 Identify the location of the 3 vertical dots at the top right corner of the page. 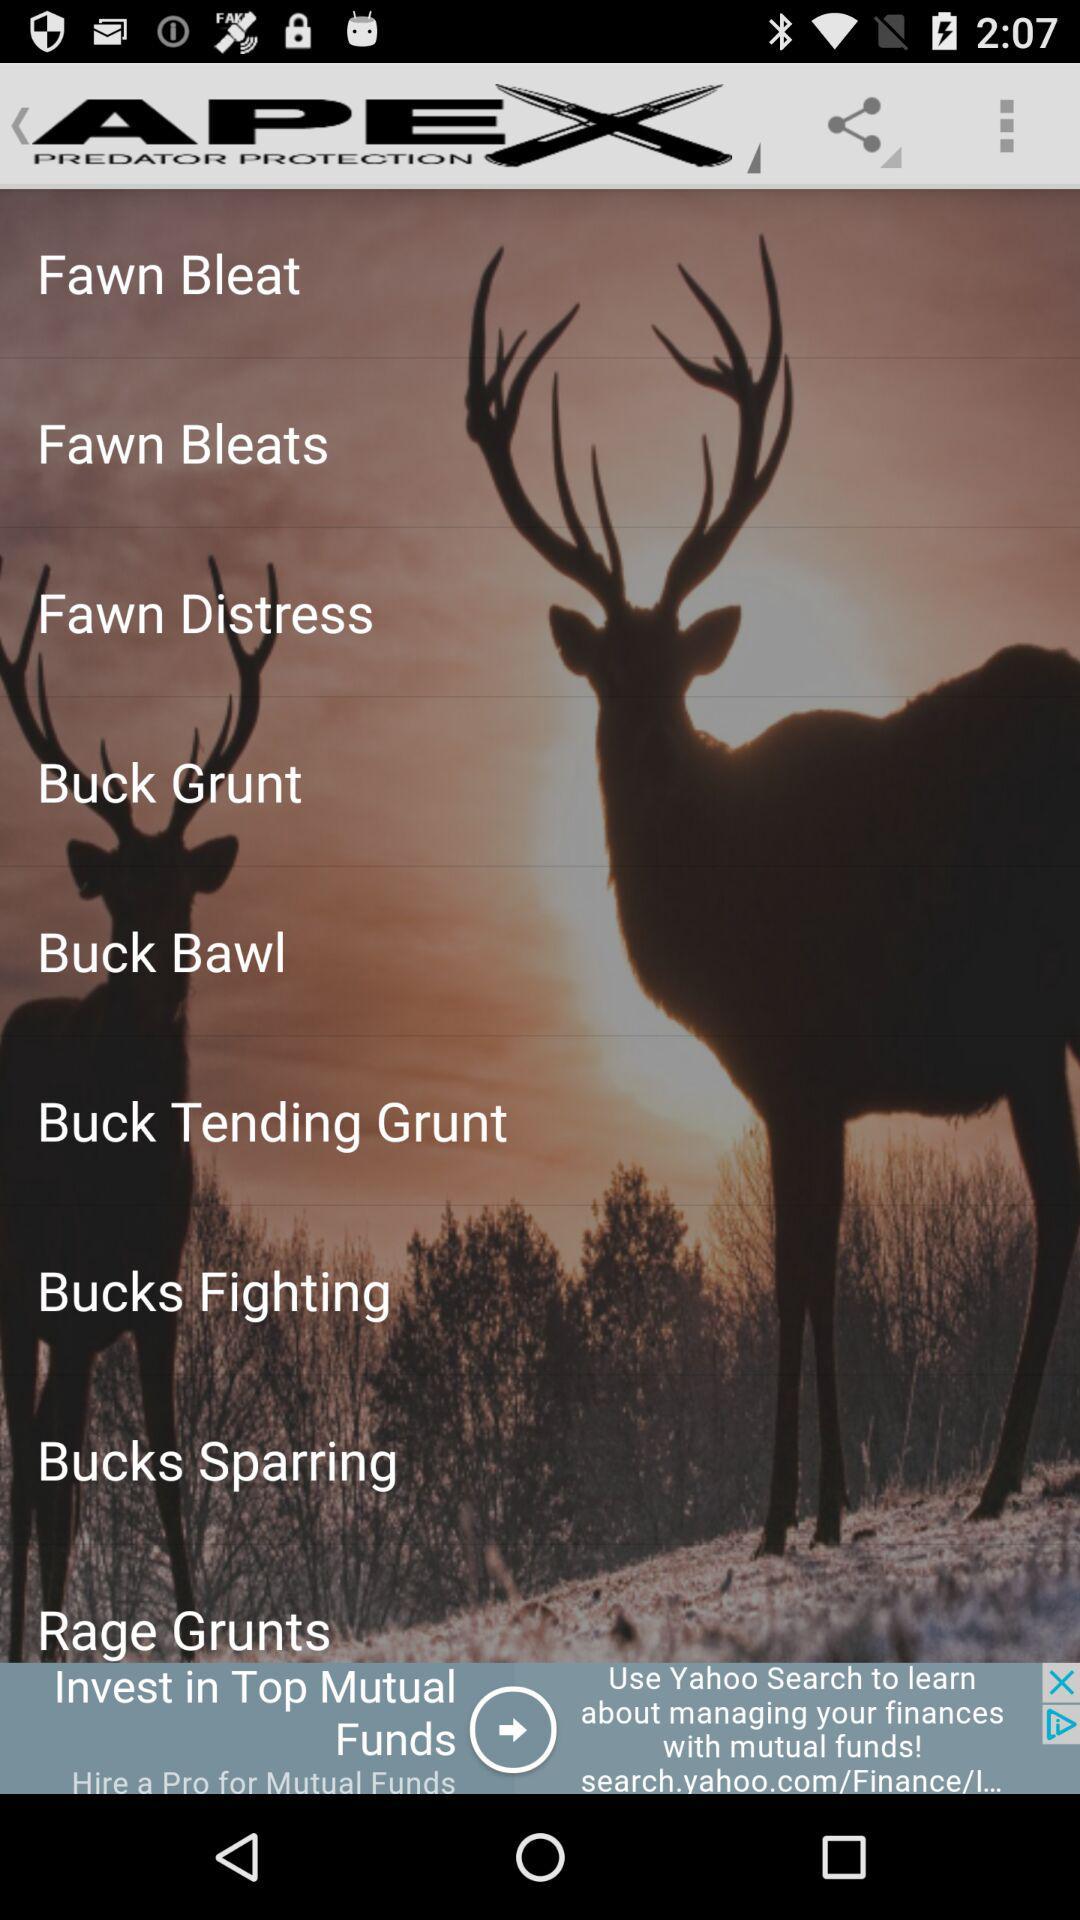
(1006, 124).